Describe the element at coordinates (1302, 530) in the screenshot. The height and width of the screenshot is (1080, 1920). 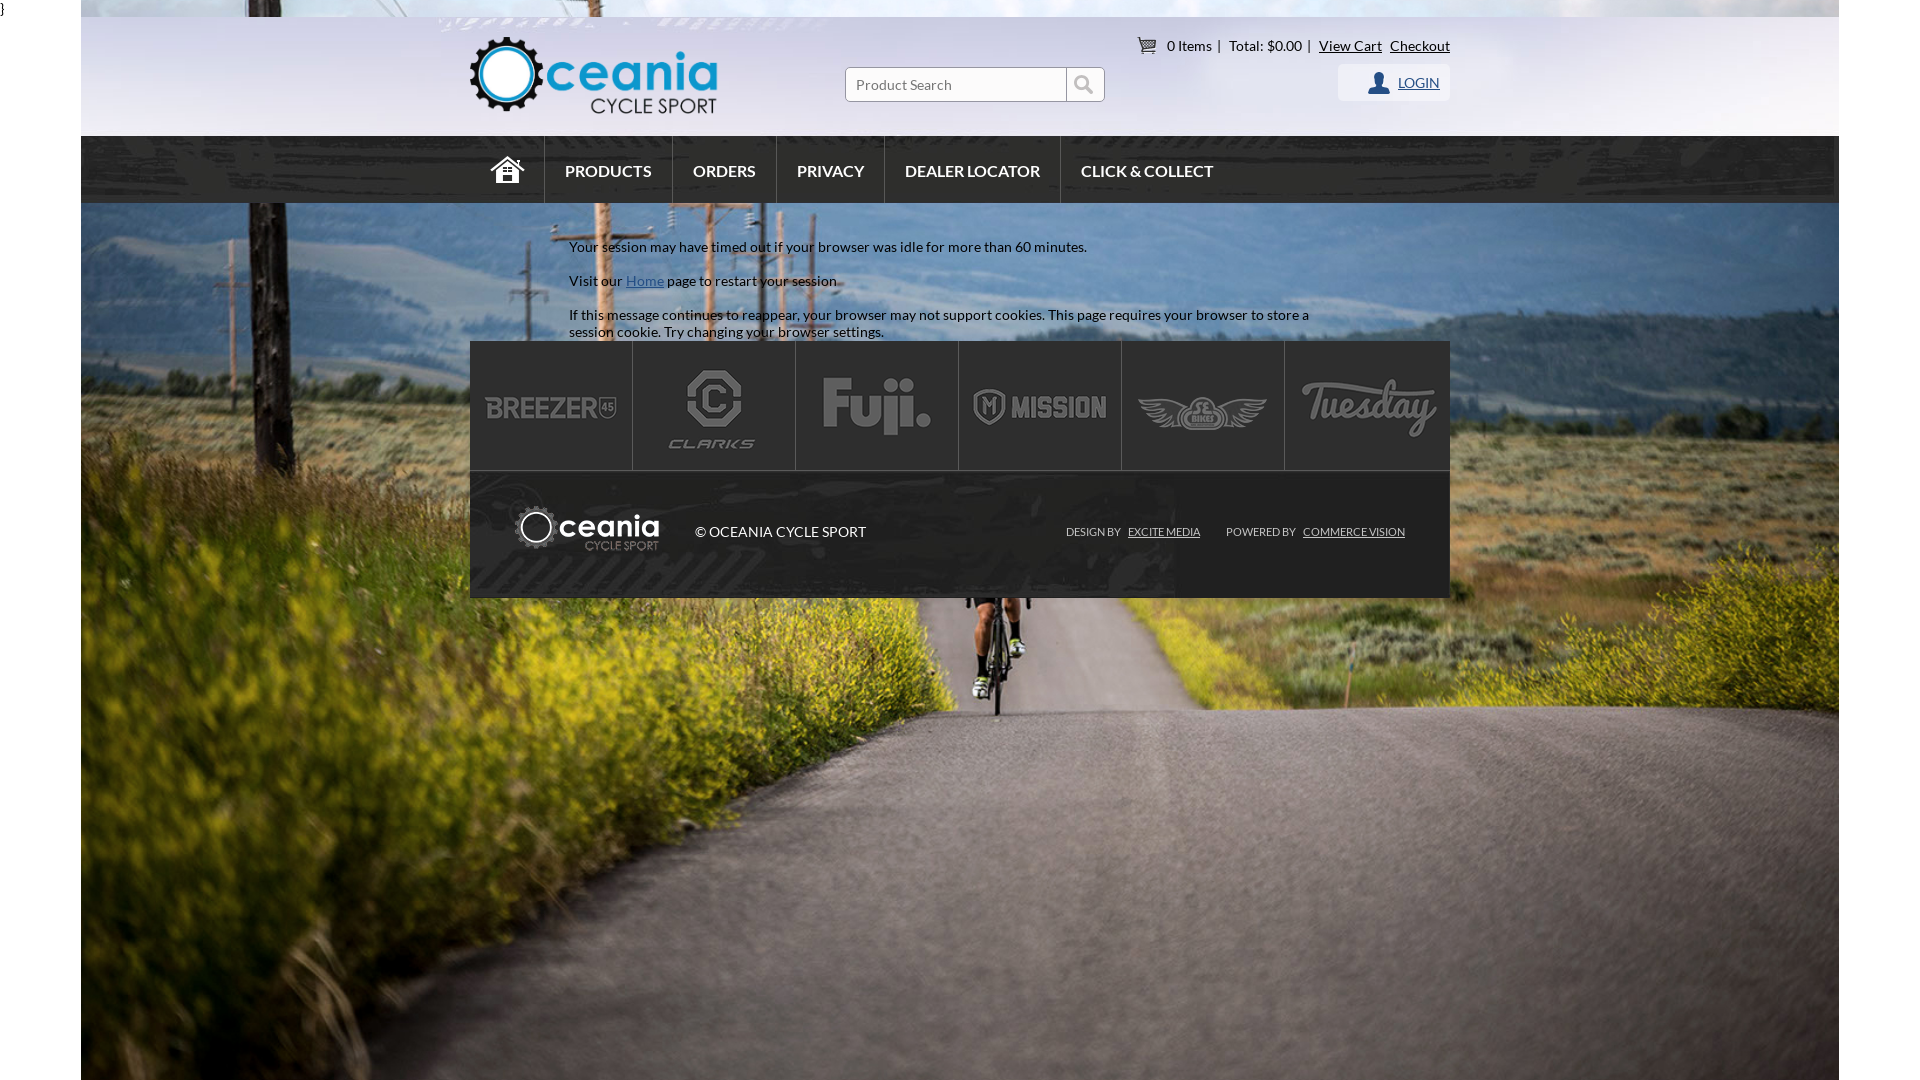
I see `'COMMERCE VISION'` at that location.